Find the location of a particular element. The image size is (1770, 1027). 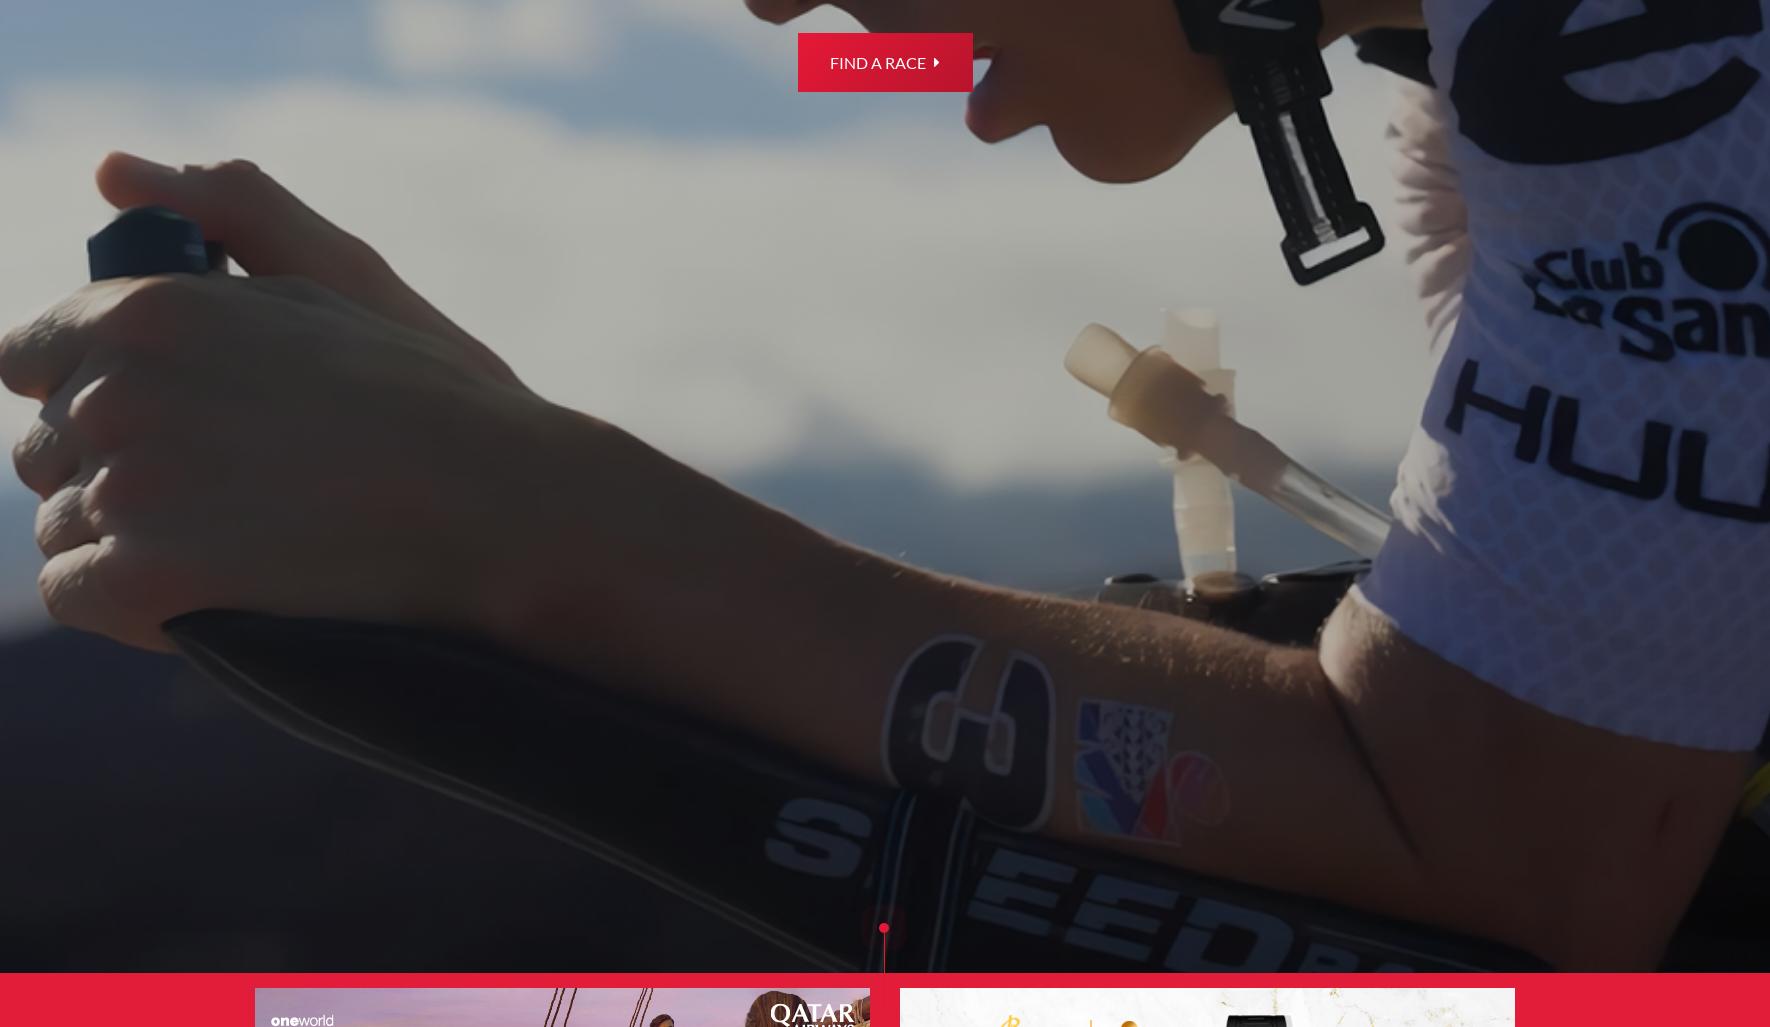

'Rules + Policies' is located at coordinates (760, 877).